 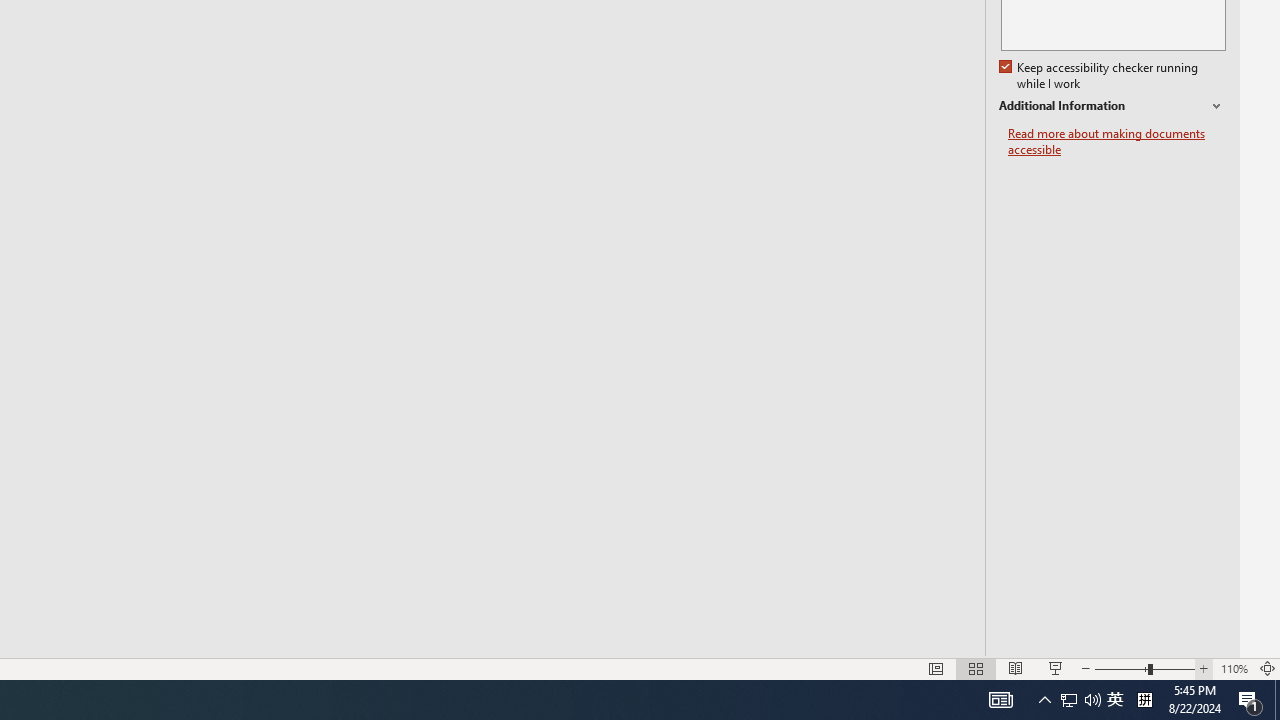 I want to click on 'Reading View', so click(x=1015, y=669).